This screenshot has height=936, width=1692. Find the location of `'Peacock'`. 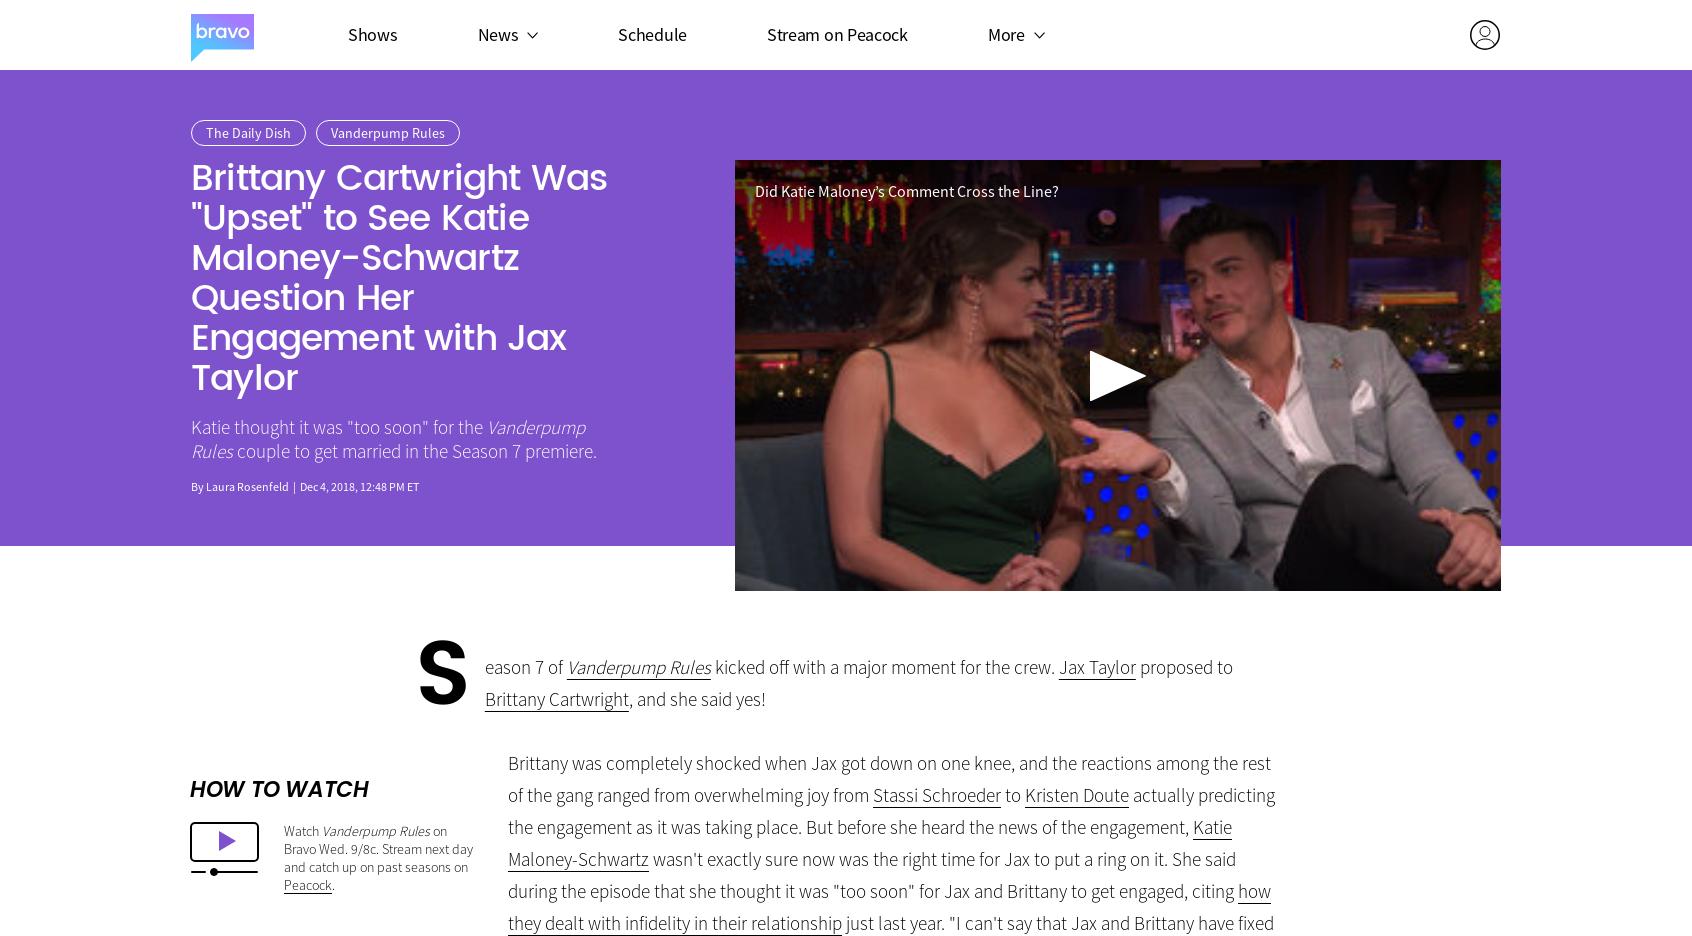

'Peacock' is located at coordinates (306, 883).